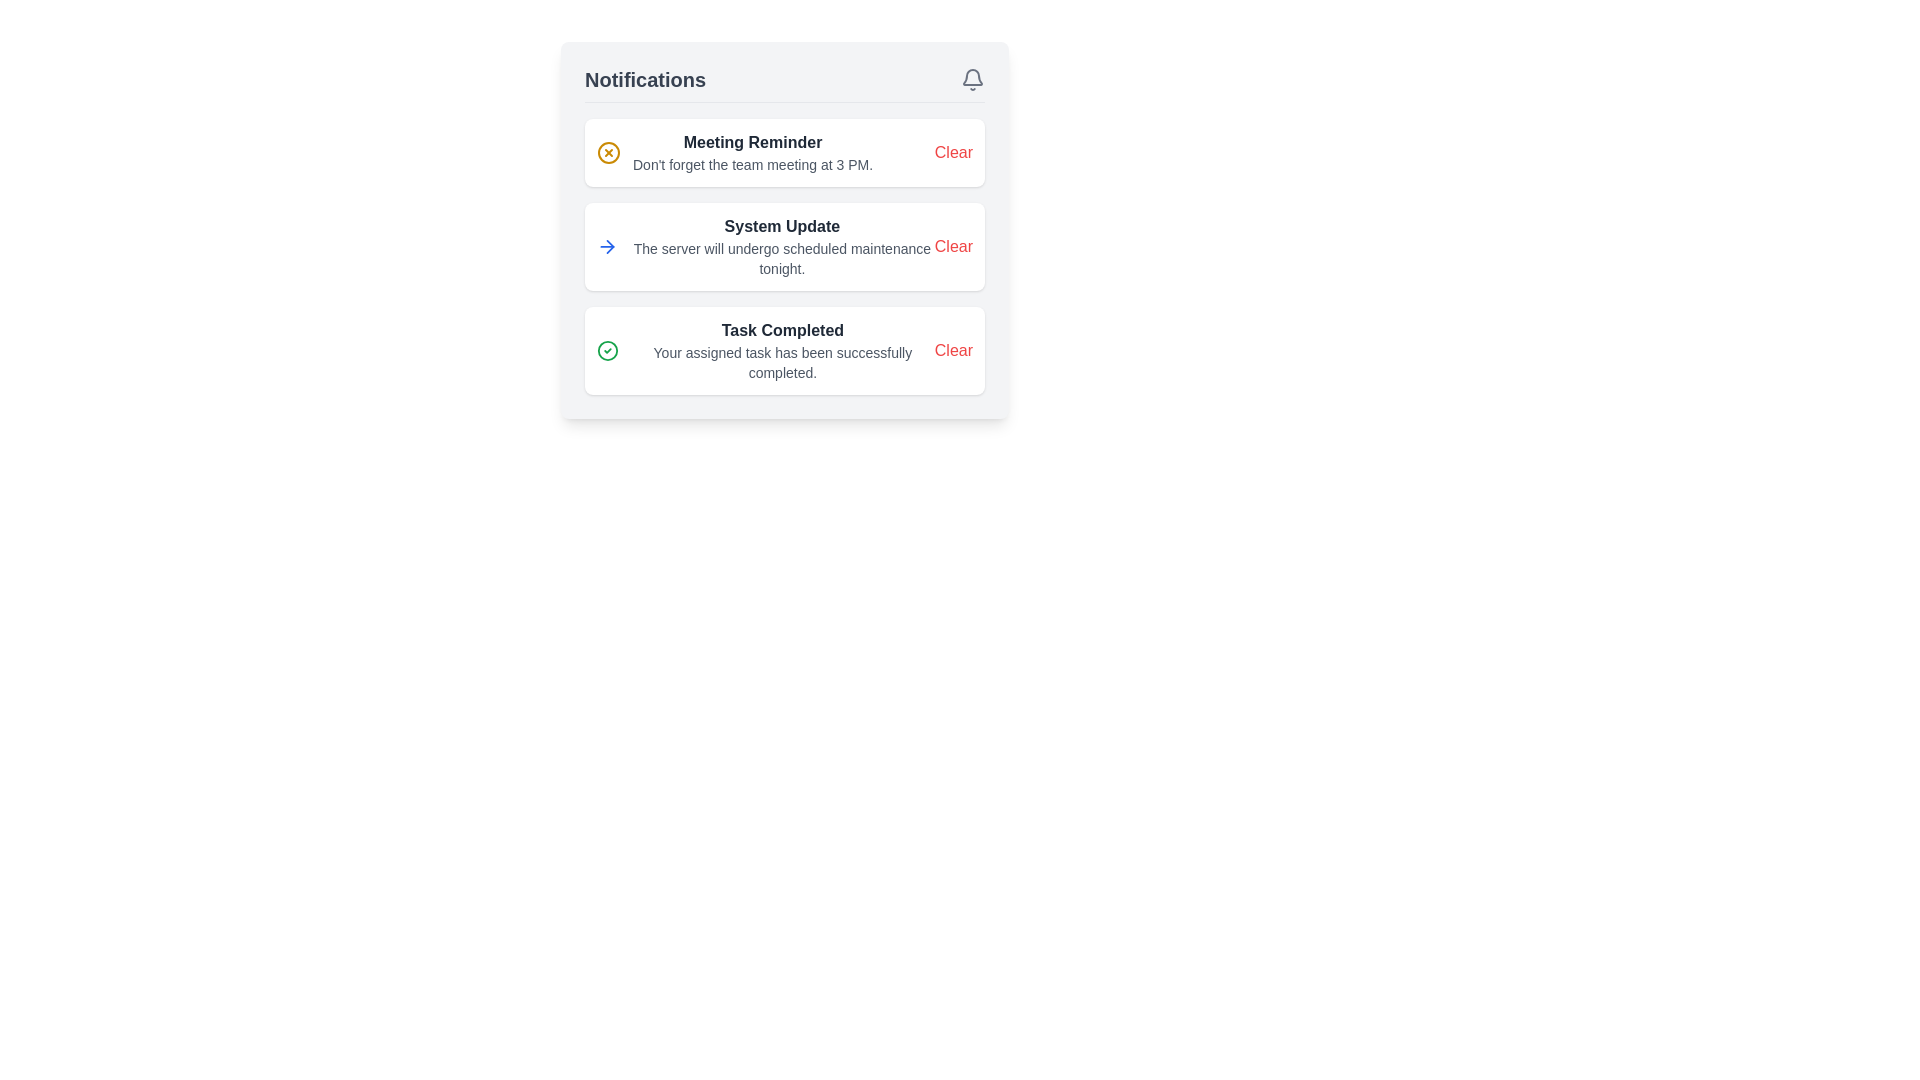 The width and height of the screenshot is (1920, 1080). Describe the element at coordinates (645, 79) in the screenshot. I see `the bold, gray-colored text label reading 'Notifications' at the top of the notifications section` at that location.